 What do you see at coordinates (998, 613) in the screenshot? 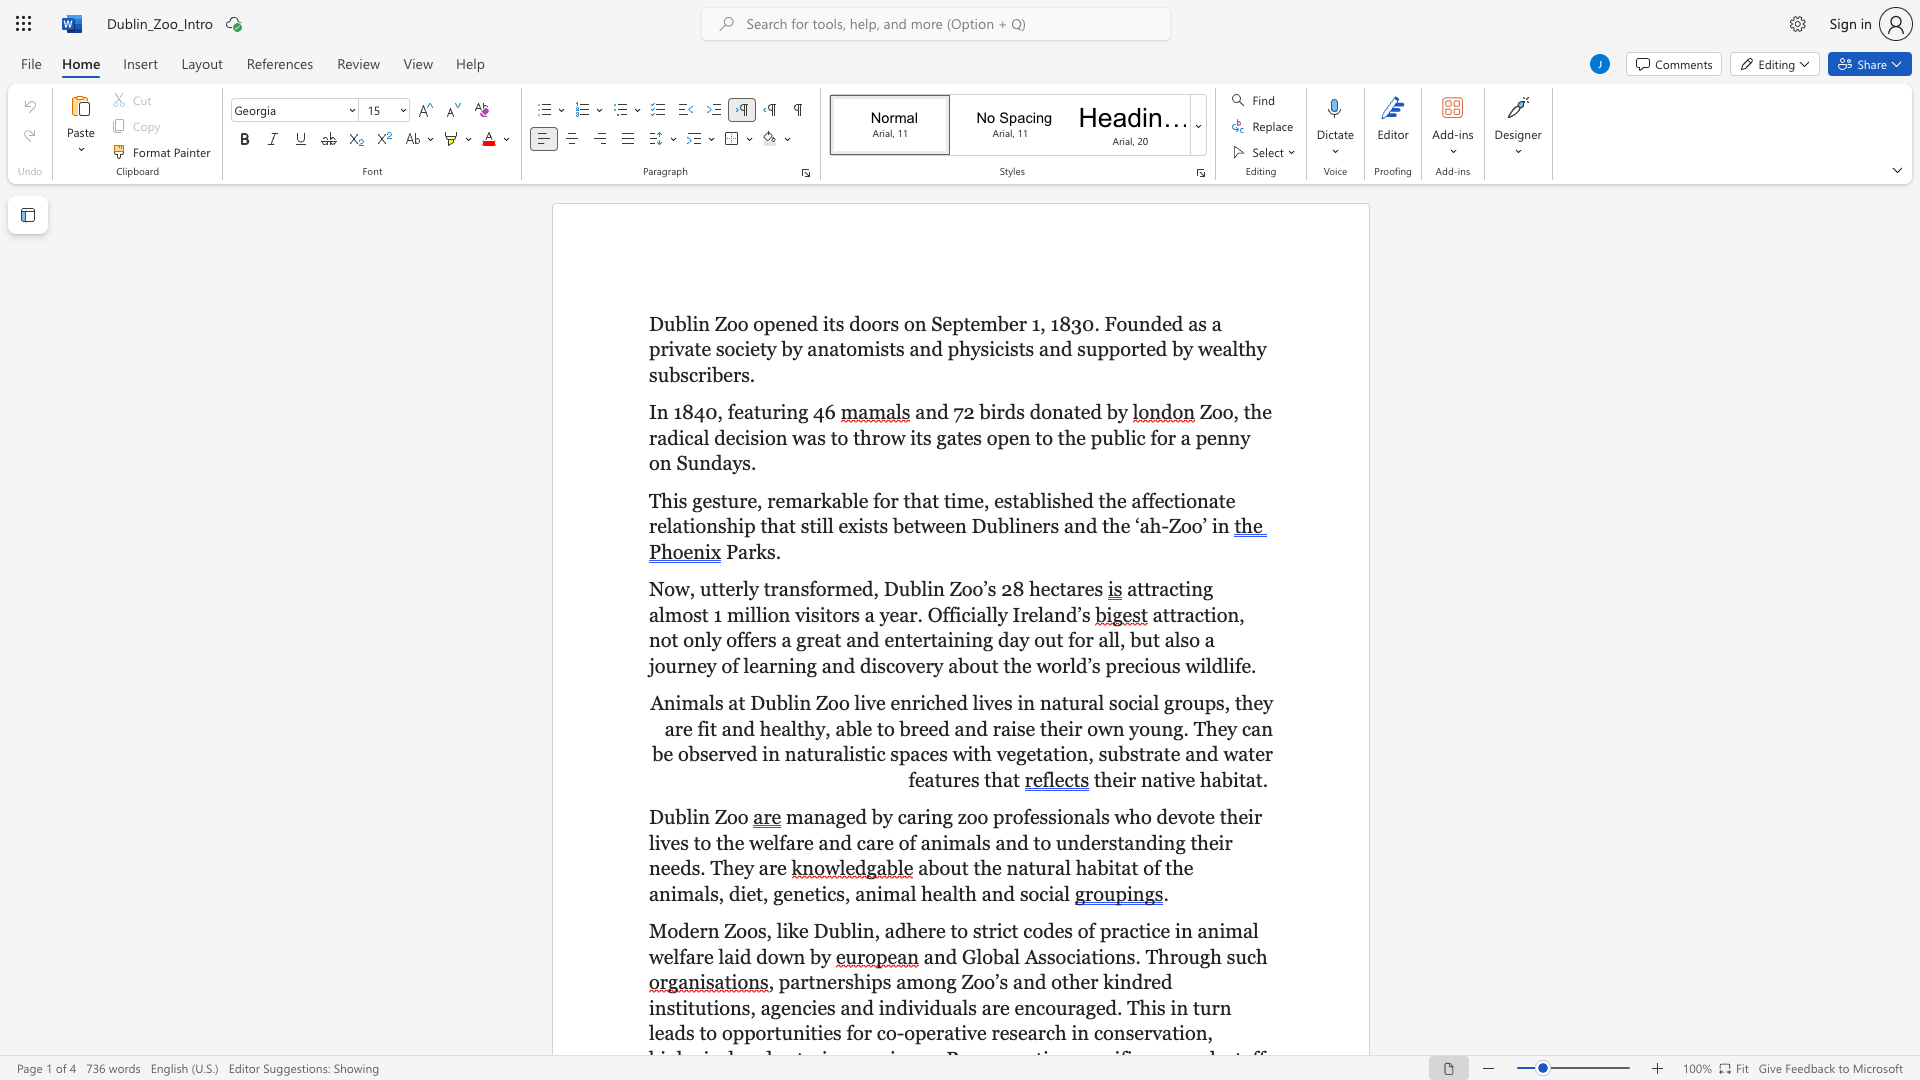
I see `the subset text "y I" within the text "attracting almost 1 million visitors a year. Officially Ireland’s"` at bounding box center [998, 613].